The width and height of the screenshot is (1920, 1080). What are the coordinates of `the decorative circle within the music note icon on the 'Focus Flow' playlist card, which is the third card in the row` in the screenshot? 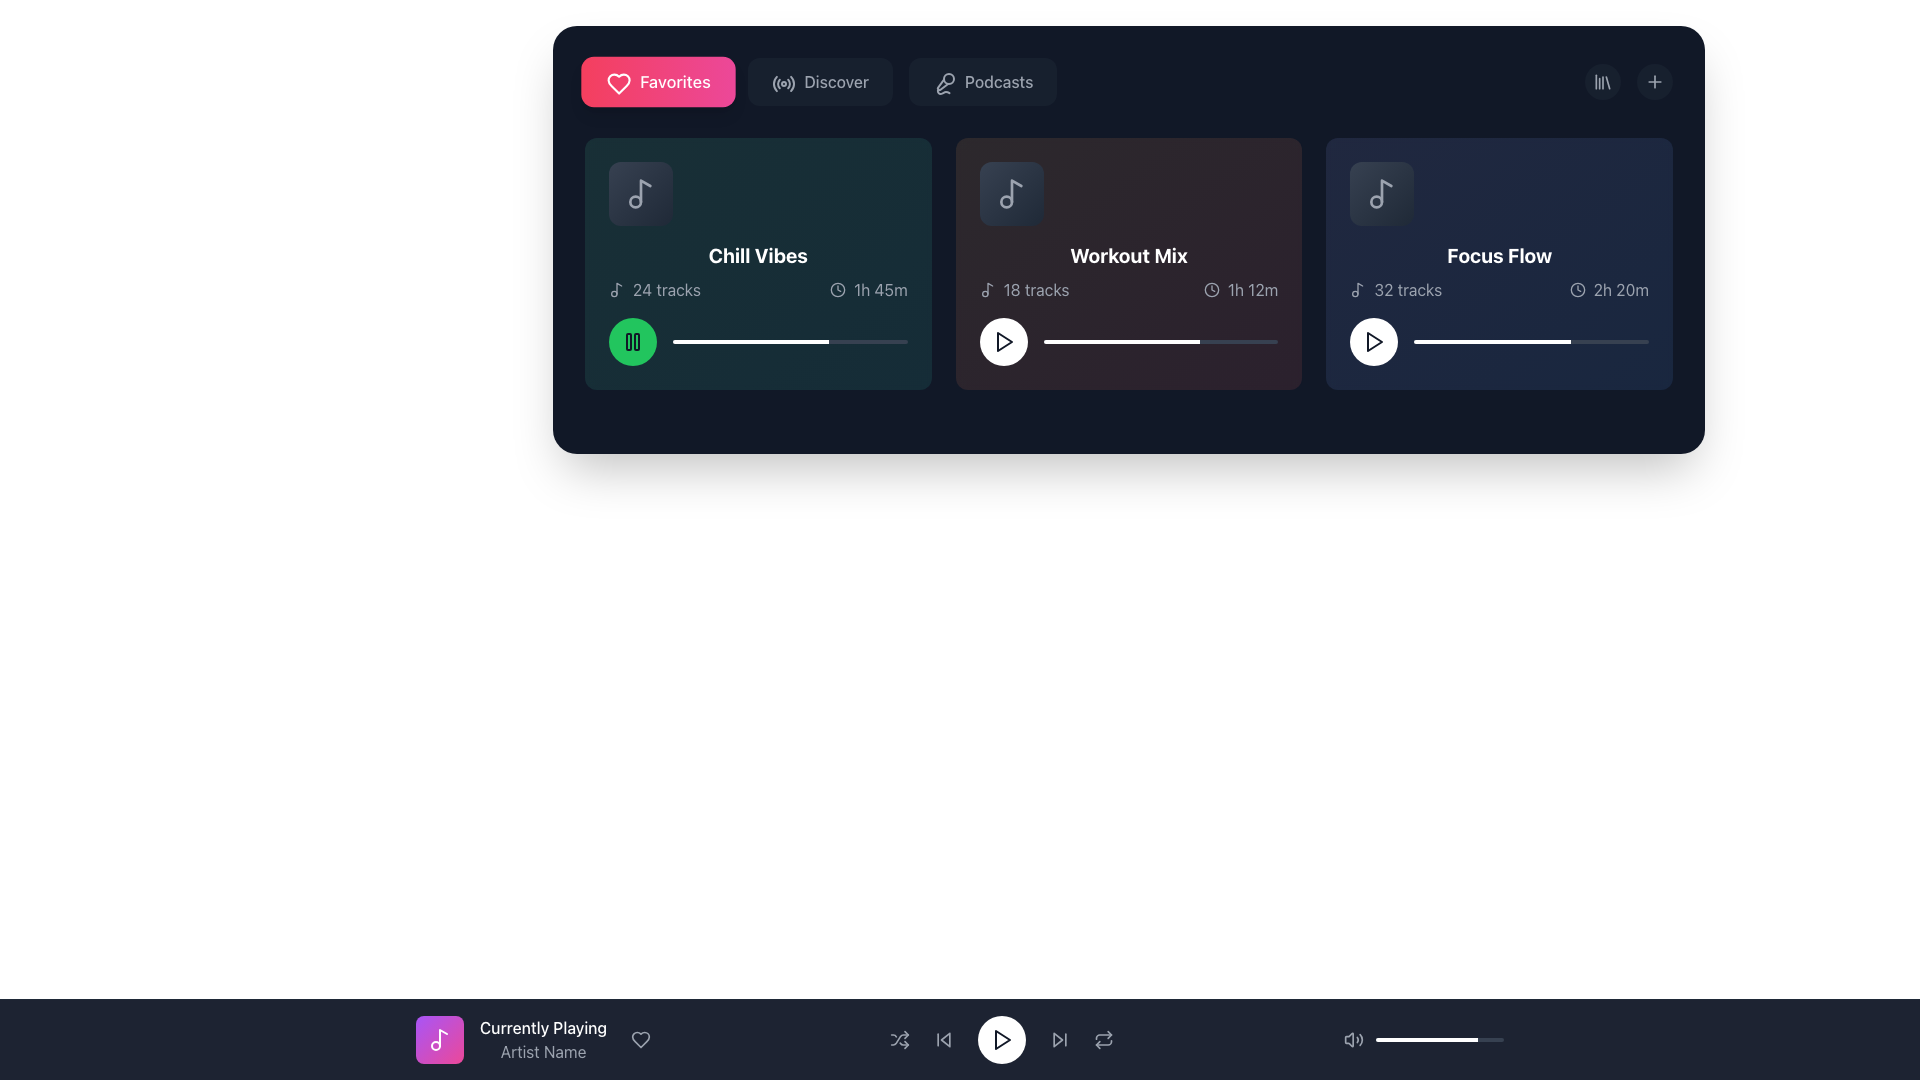 It's located at (1376, 201).